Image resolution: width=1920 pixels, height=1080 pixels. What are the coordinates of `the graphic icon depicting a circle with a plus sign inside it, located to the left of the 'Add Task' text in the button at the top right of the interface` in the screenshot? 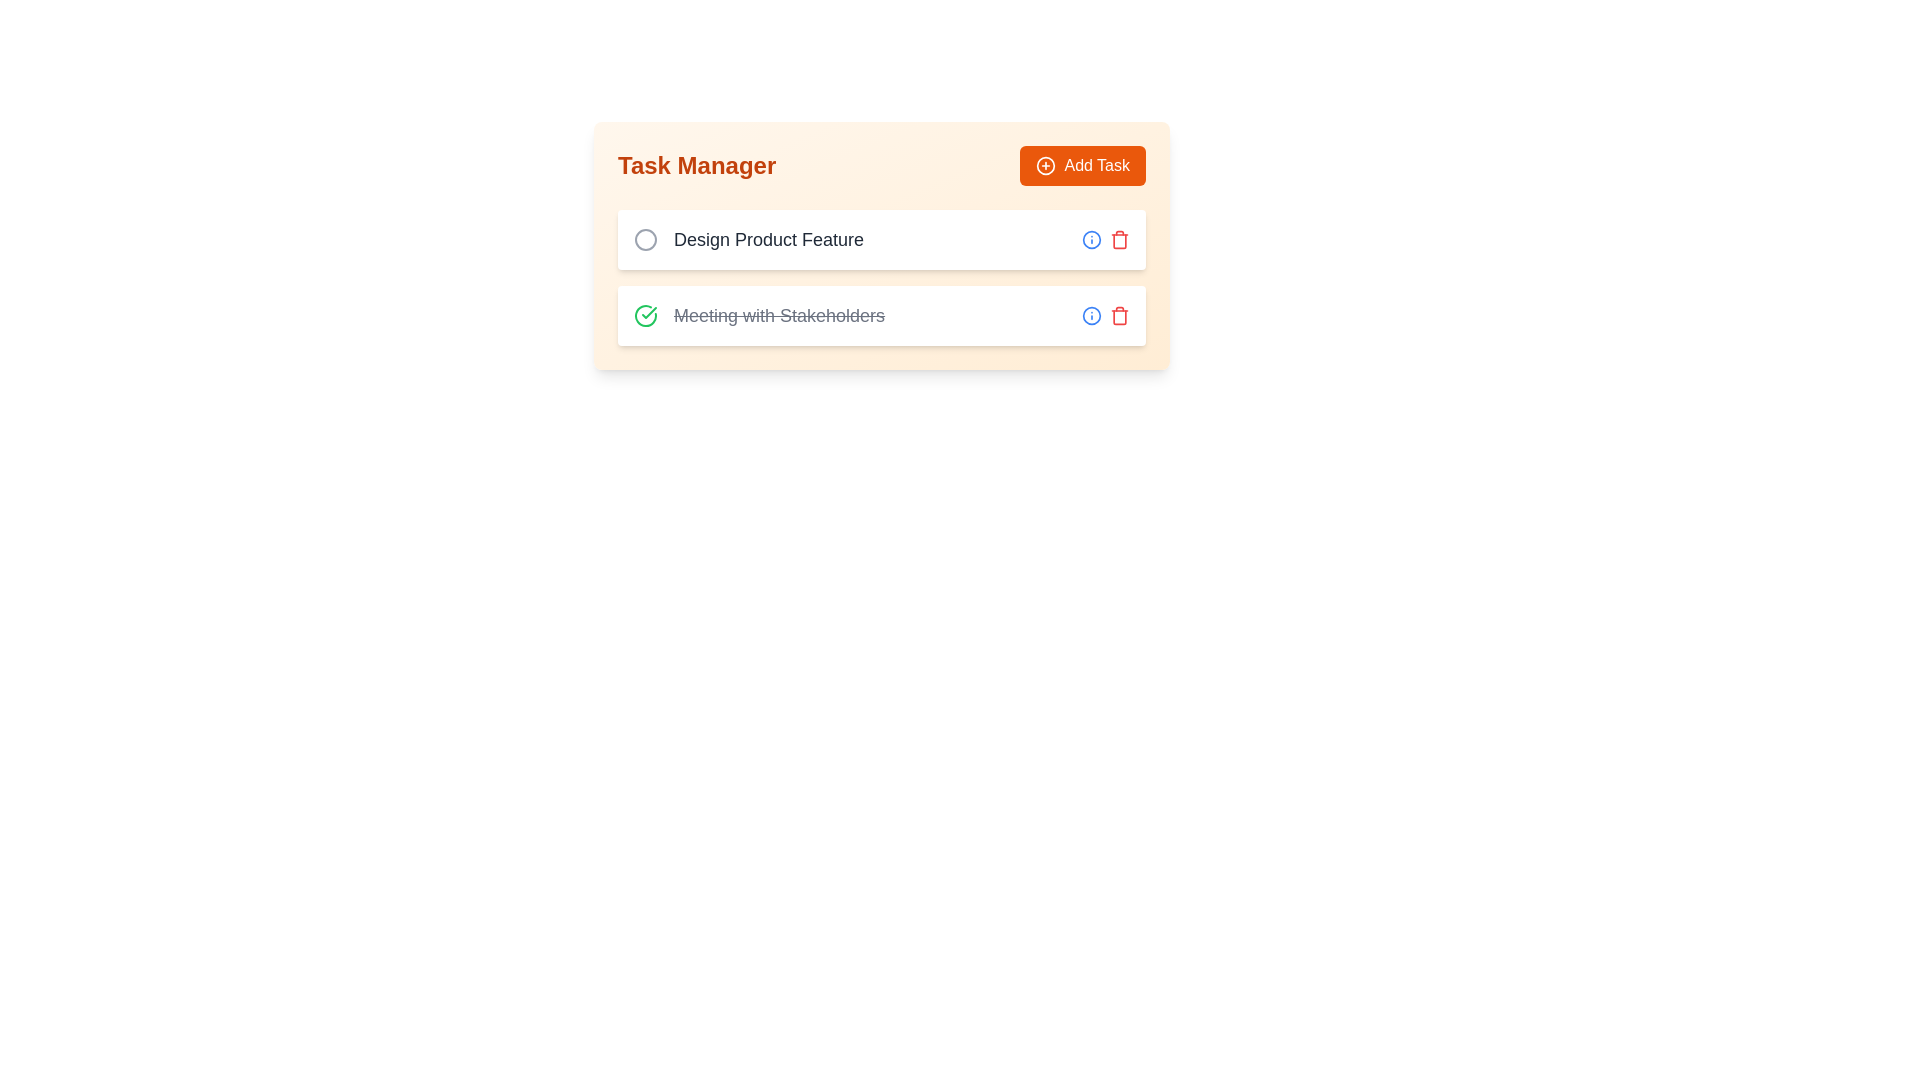 It's located at (1045, 164).